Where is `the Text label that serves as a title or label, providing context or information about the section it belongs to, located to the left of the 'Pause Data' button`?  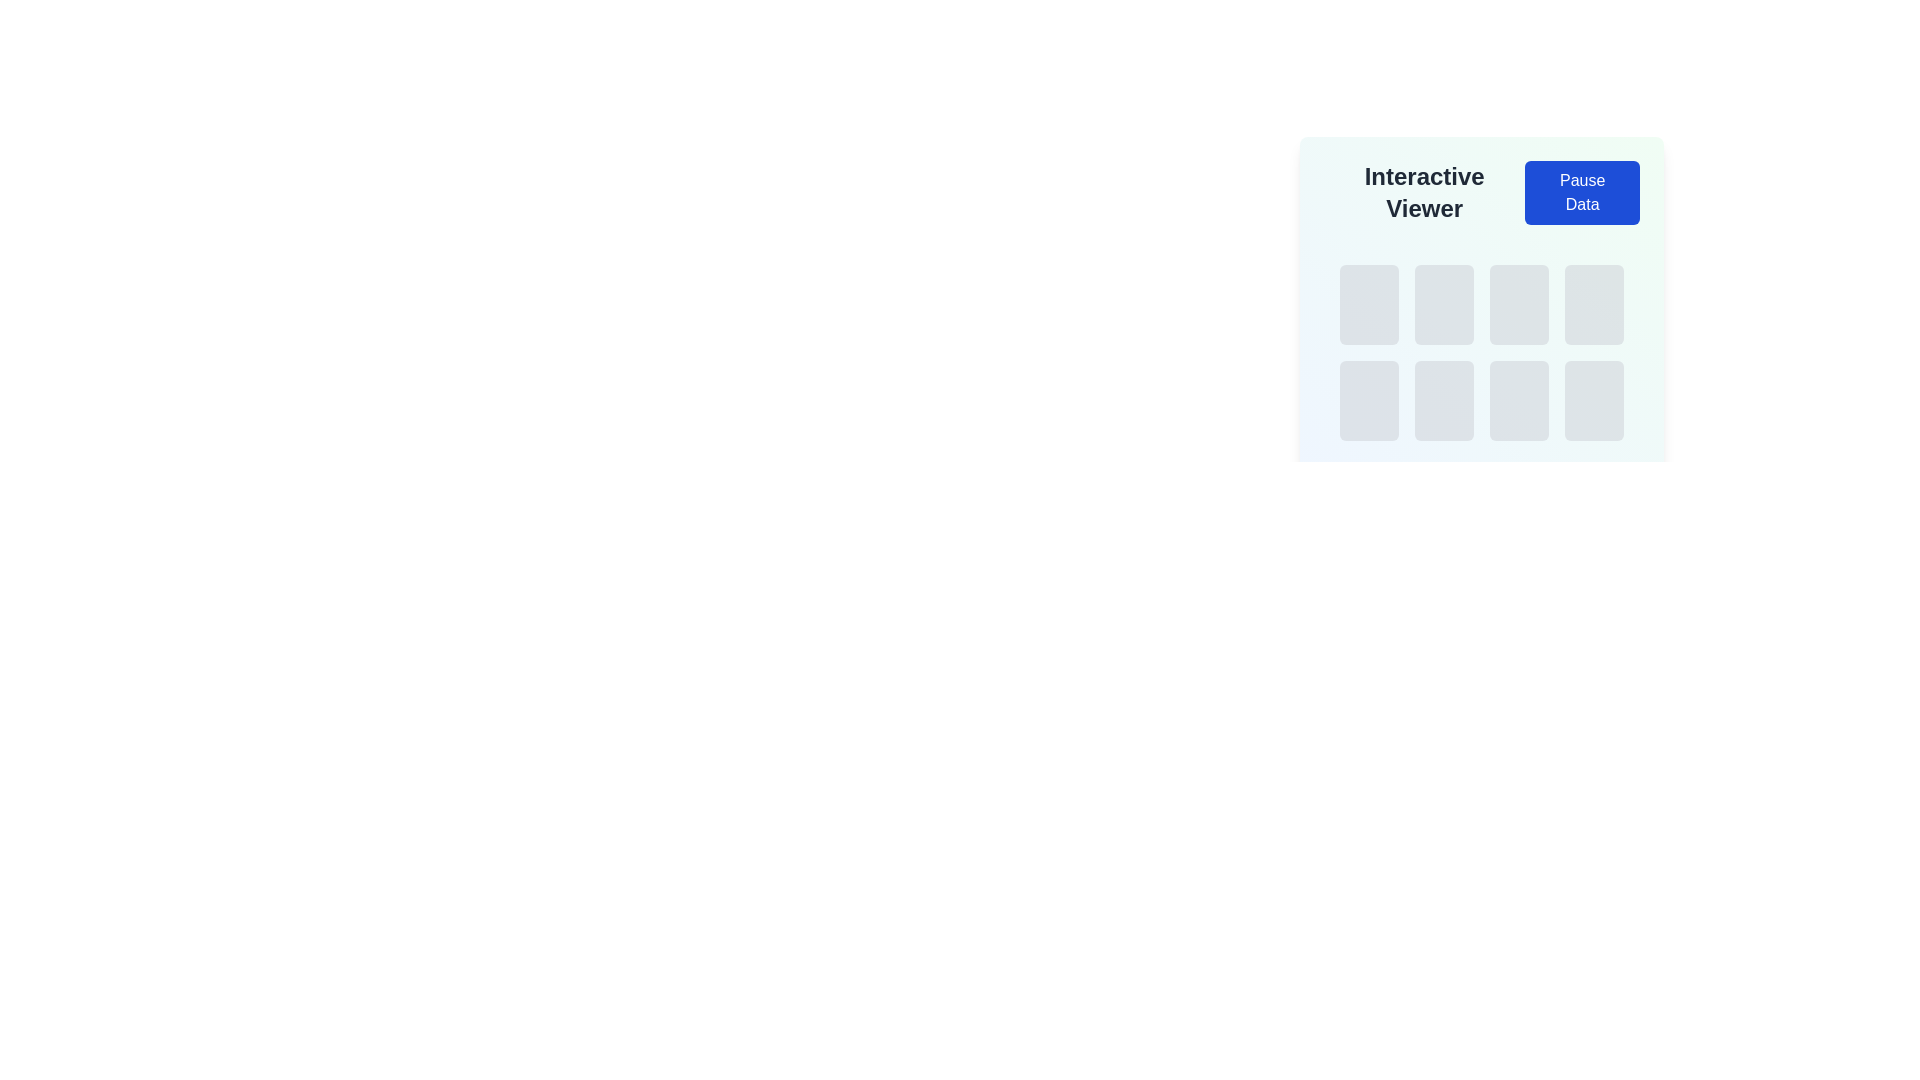
the Text label that serves as a title or label, providing context or information about the section it belongs to, located to the left of the 'Pause Data' button is located at coordinates (1423, 192).